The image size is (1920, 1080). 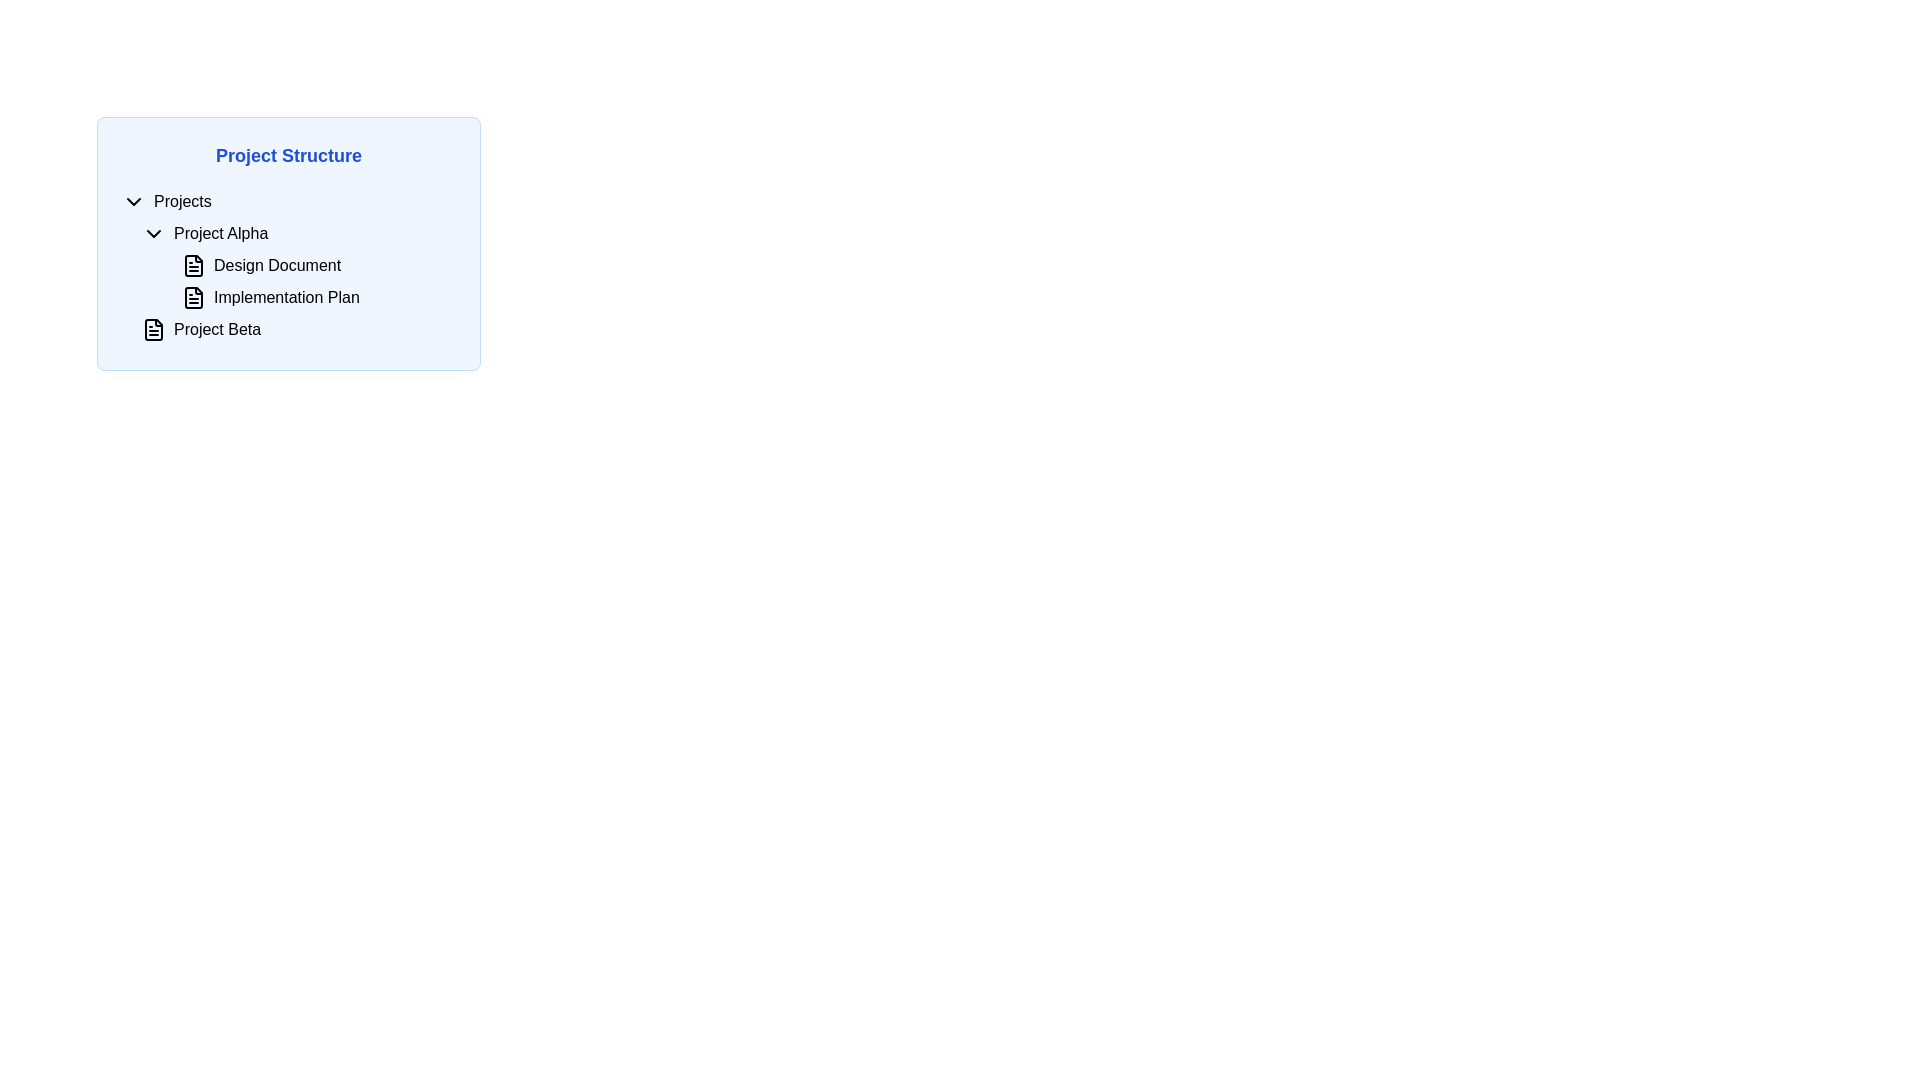 I want to click on the interactive text item labeled 'Project Beta' in the 'Project Structure' pane, so click(x=216, y=329).